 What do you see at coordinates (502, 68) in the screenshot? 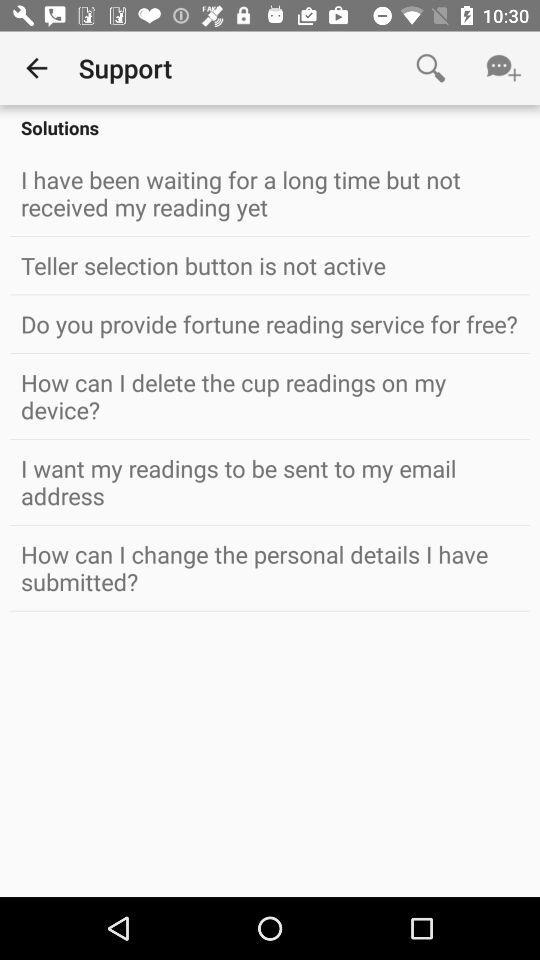
I see `icon above solutions item` at bounding box center [502, 68].